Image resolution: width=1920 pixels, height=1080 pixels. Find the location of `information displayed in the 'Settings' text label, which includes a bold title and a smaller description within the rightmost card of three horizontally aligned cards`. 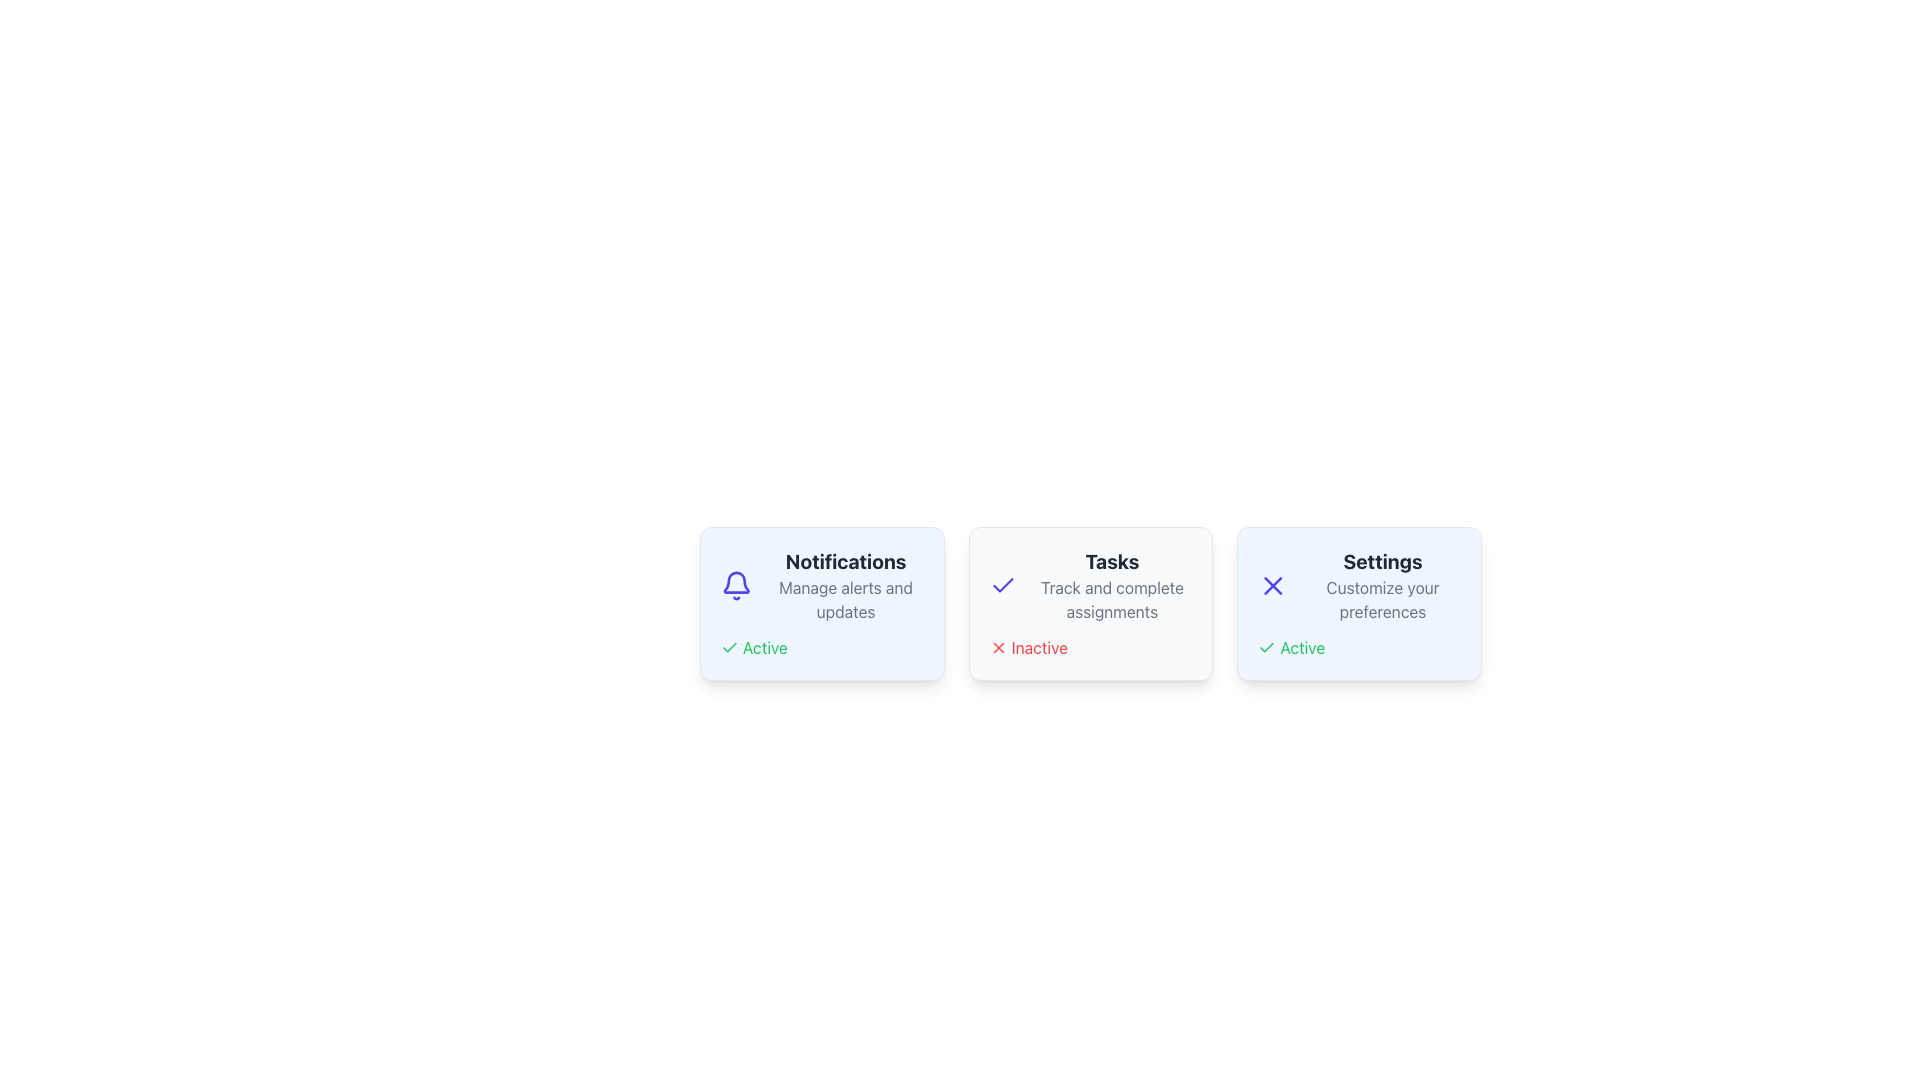

information displayed in the 'Settings' text label, which includes a bold title and a smaller description within the rightmost card of three horizontally aligned cards is located at coordinates (1359, 585).